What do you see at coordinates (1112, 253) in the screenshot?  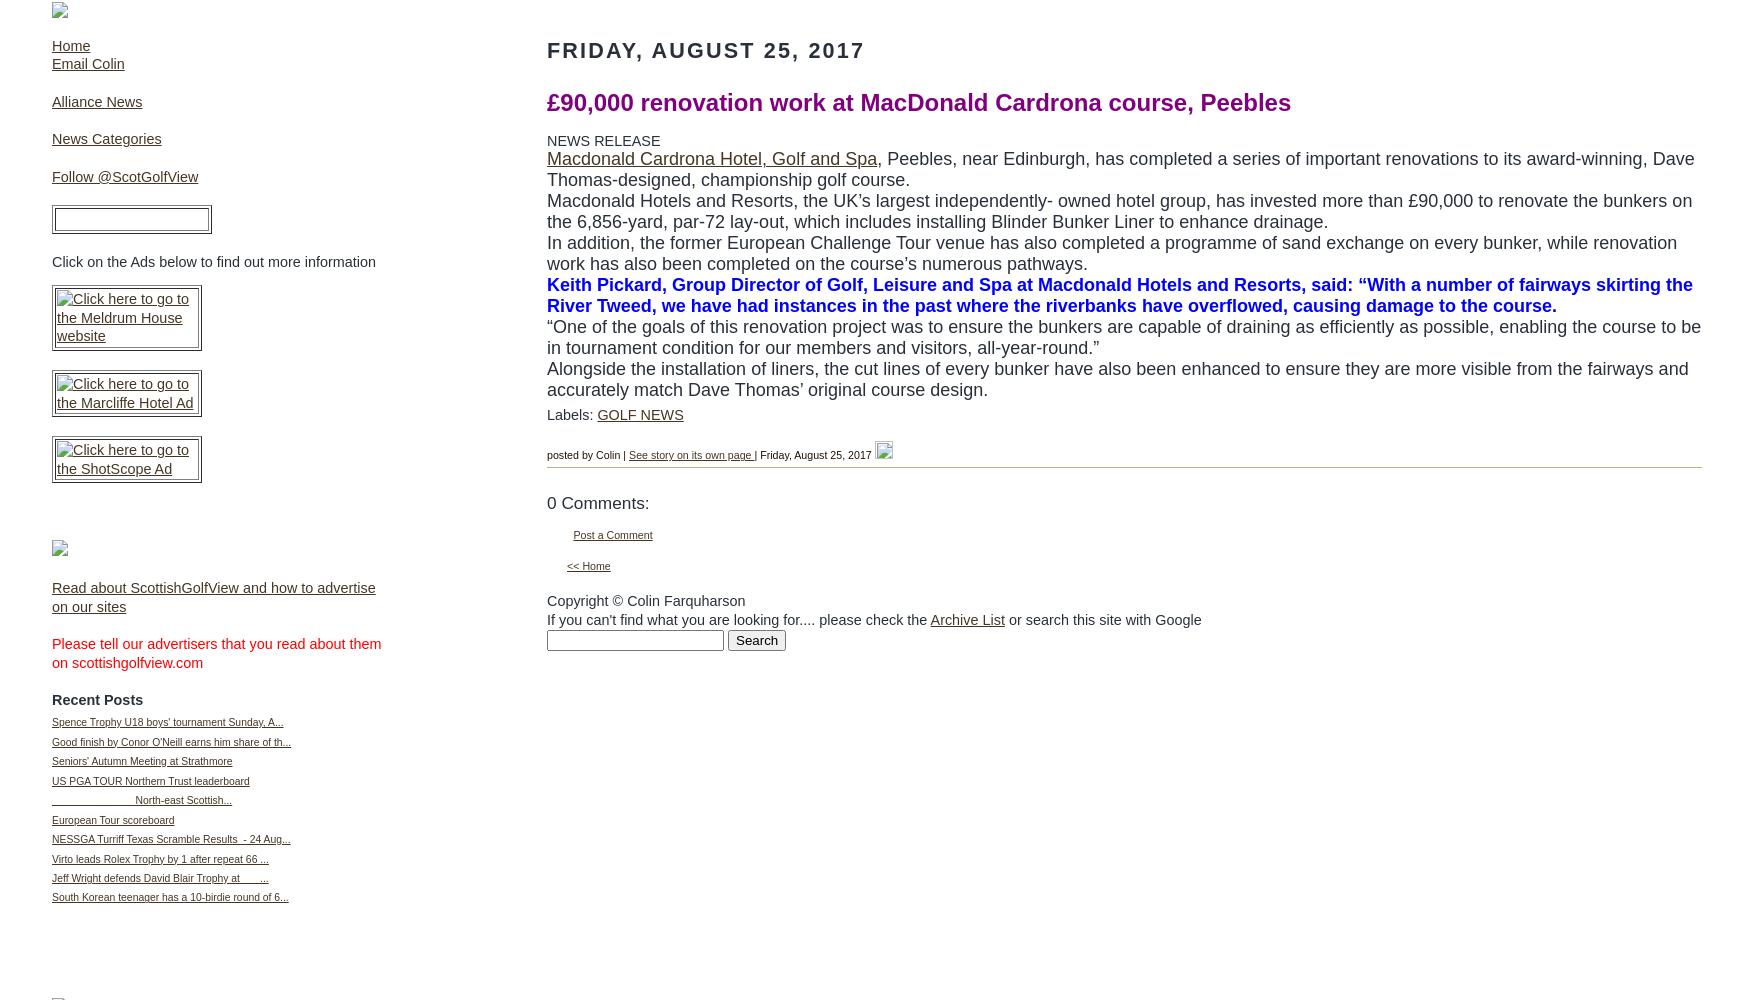 I see `'In addition, the former European Challenge Tour venue has also completed a programme of sand exchange on every bunker, while renovation work has also been completed on the course’s numerous pathways.'` at bounding box center [1112, 253].